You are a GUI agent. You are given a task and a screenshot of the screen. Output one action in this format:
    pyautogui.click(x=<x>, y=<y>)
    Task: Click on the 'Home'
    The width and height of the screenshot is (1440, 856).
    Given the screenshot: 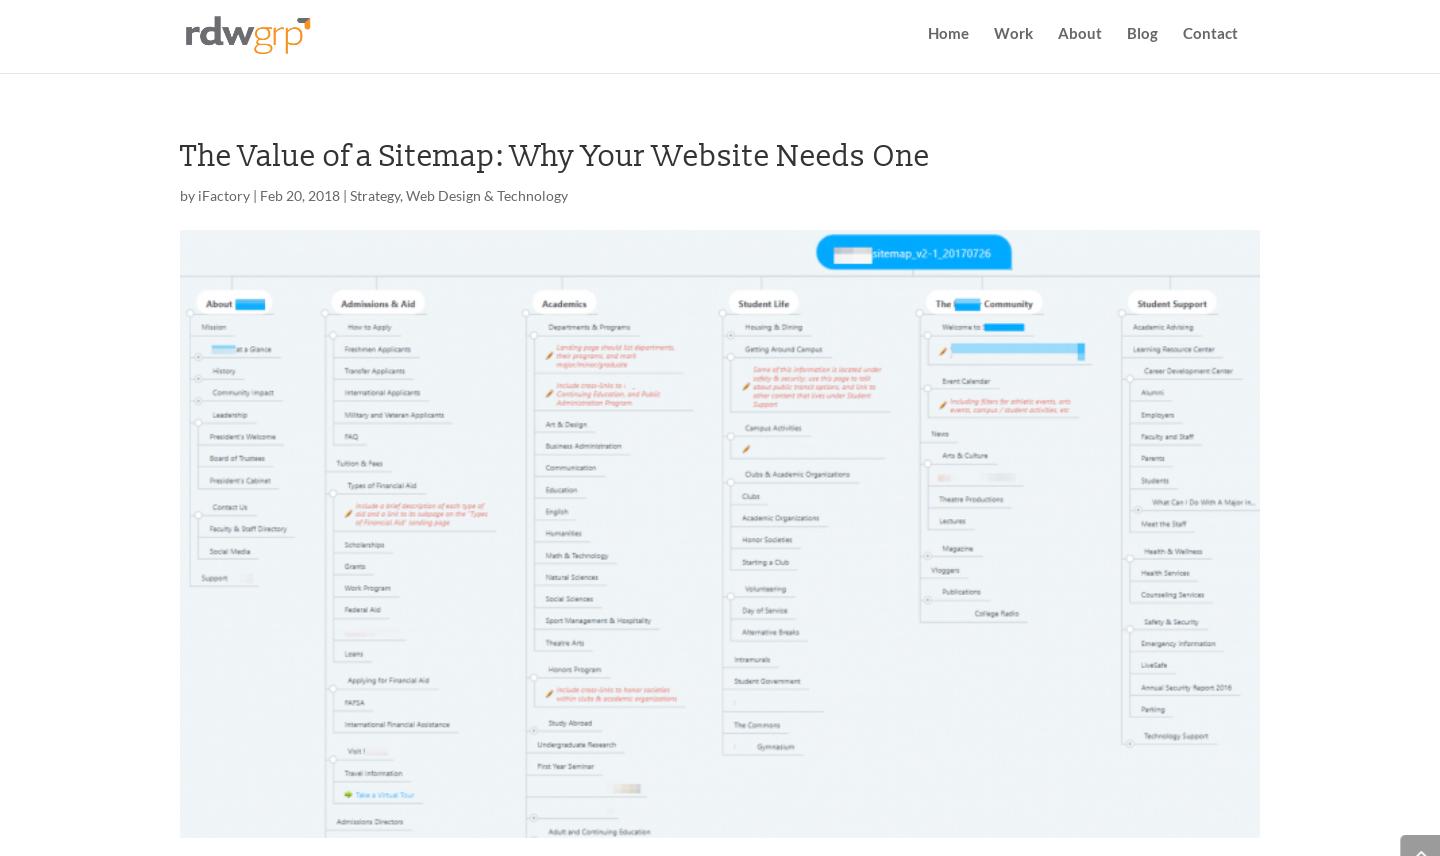 What is the action you would take?
    pyautogui.click(x=948, y=44)
    